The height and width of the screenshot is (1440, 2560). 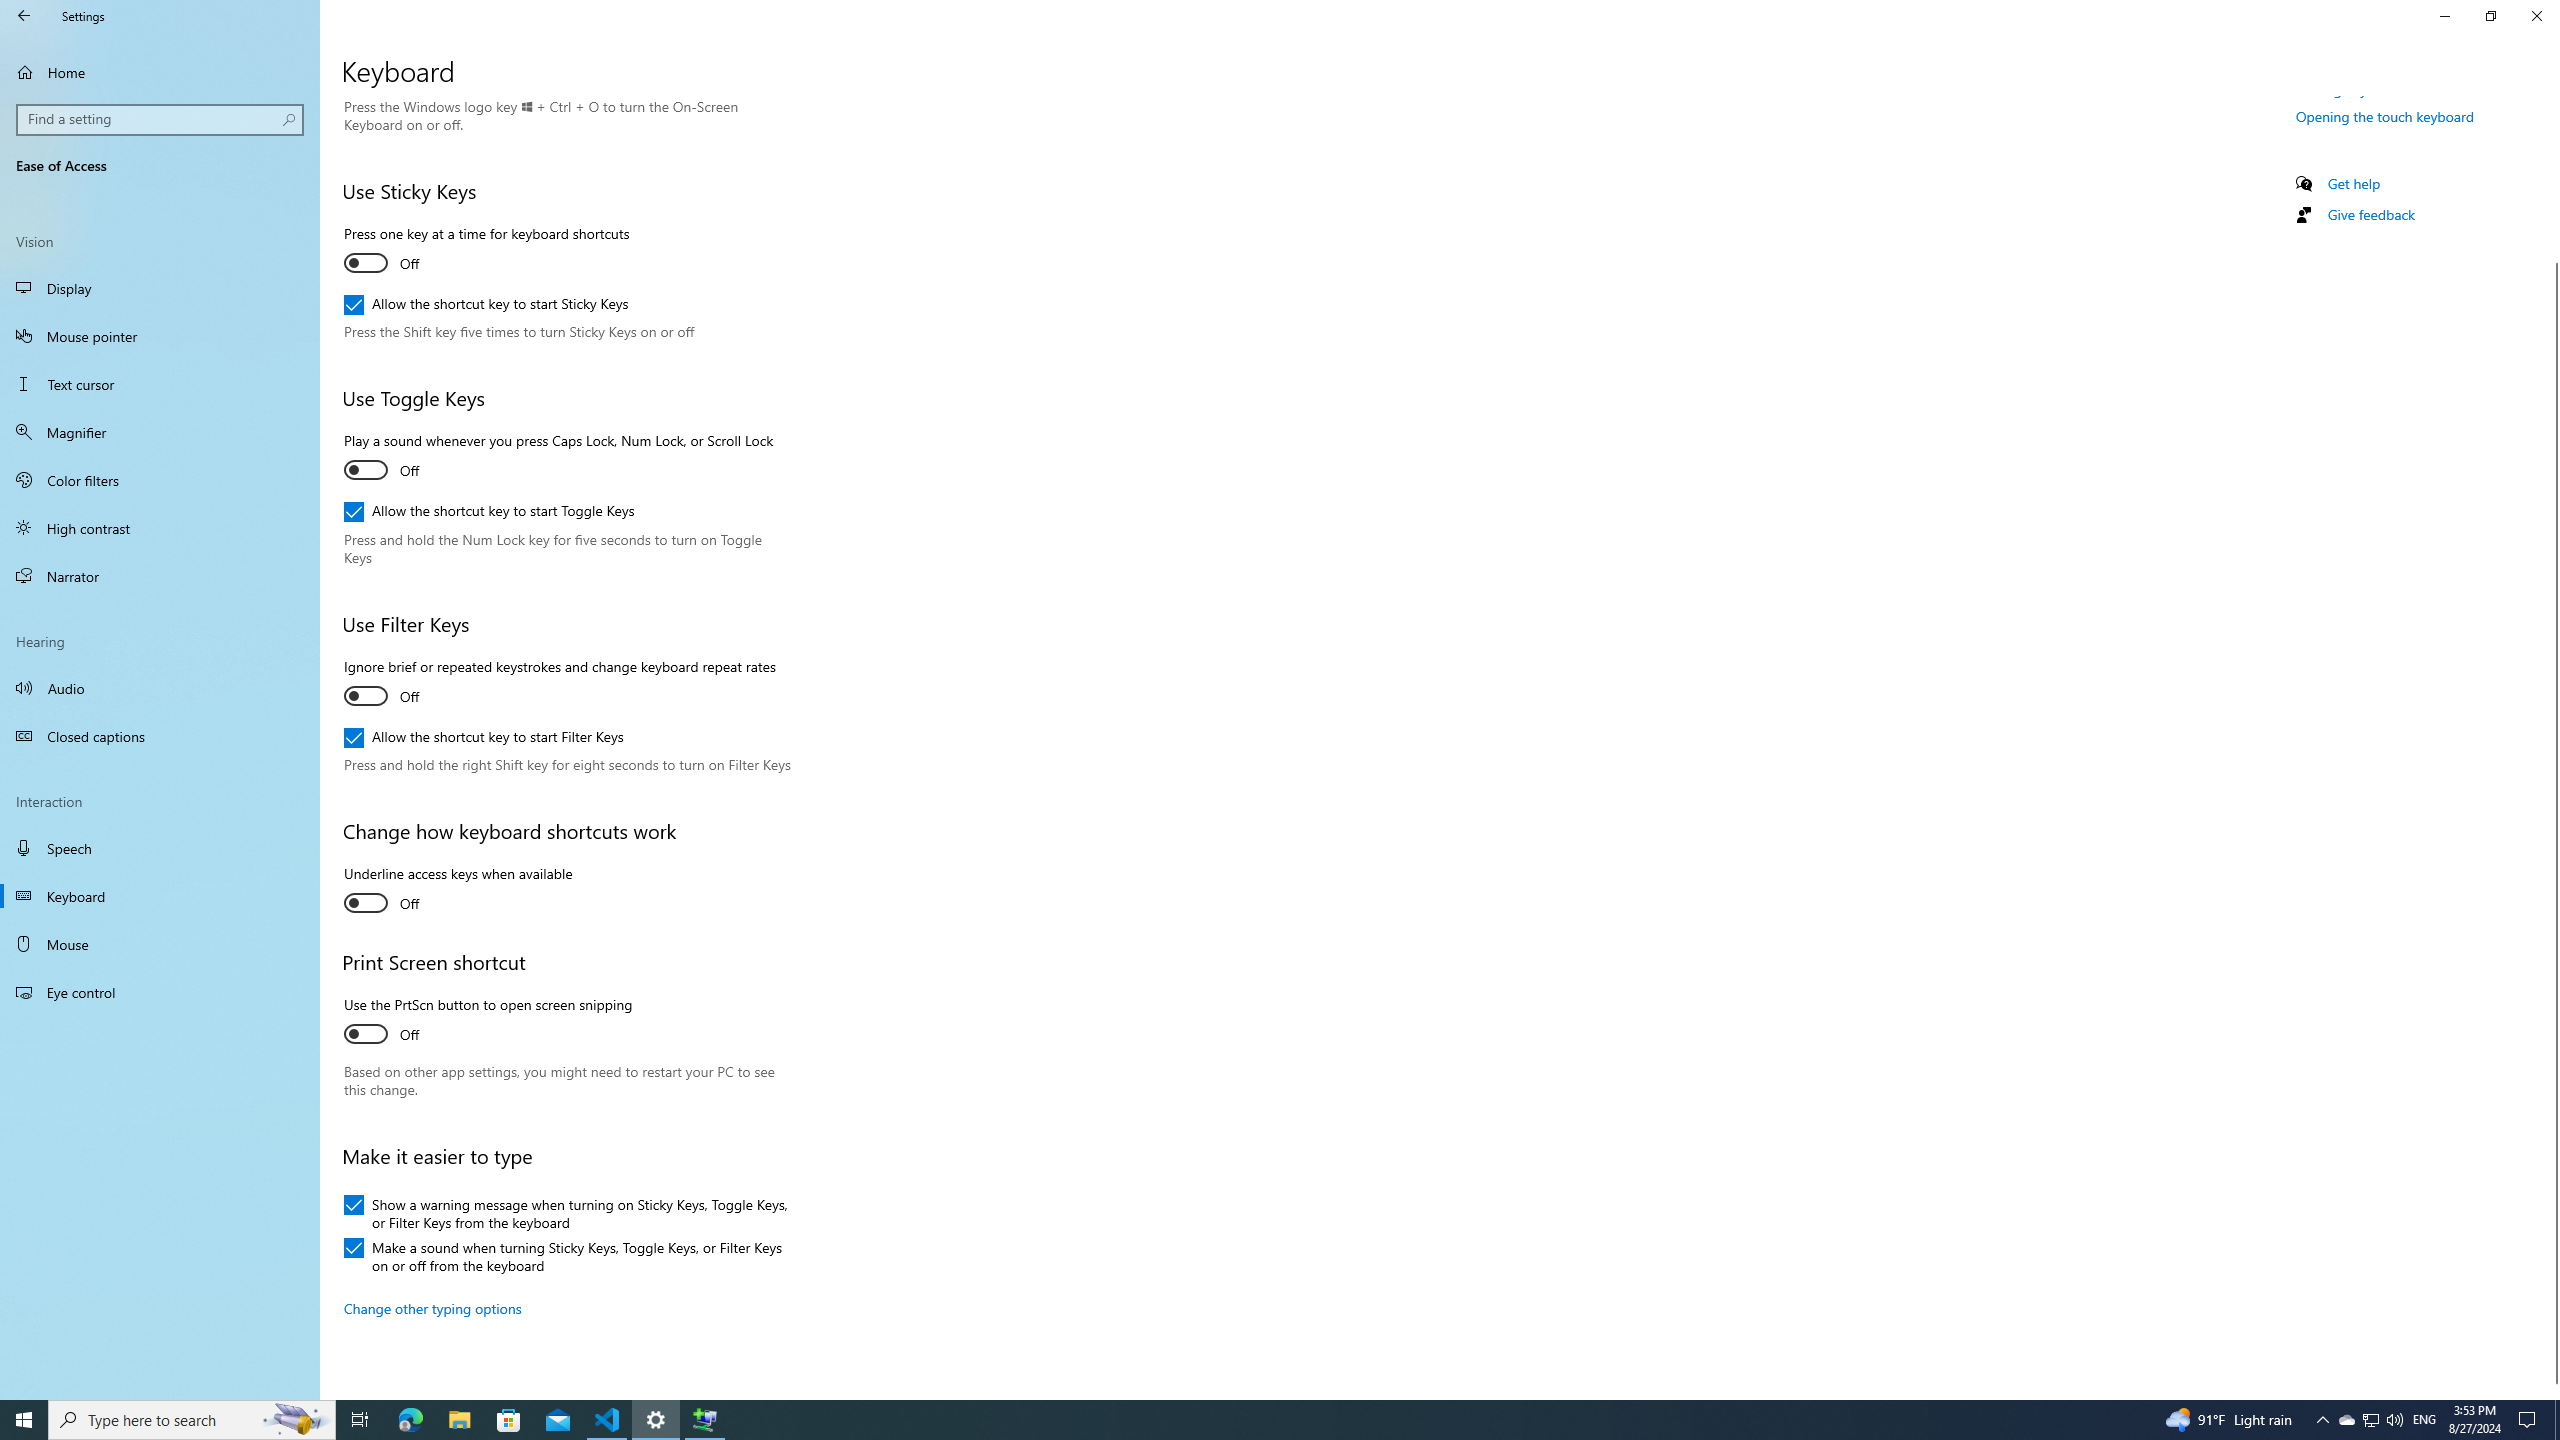 What do you see at coordinates (159, 382) in the screenshot?
I see `'Text cursor'` at bounding box center [159, 382].